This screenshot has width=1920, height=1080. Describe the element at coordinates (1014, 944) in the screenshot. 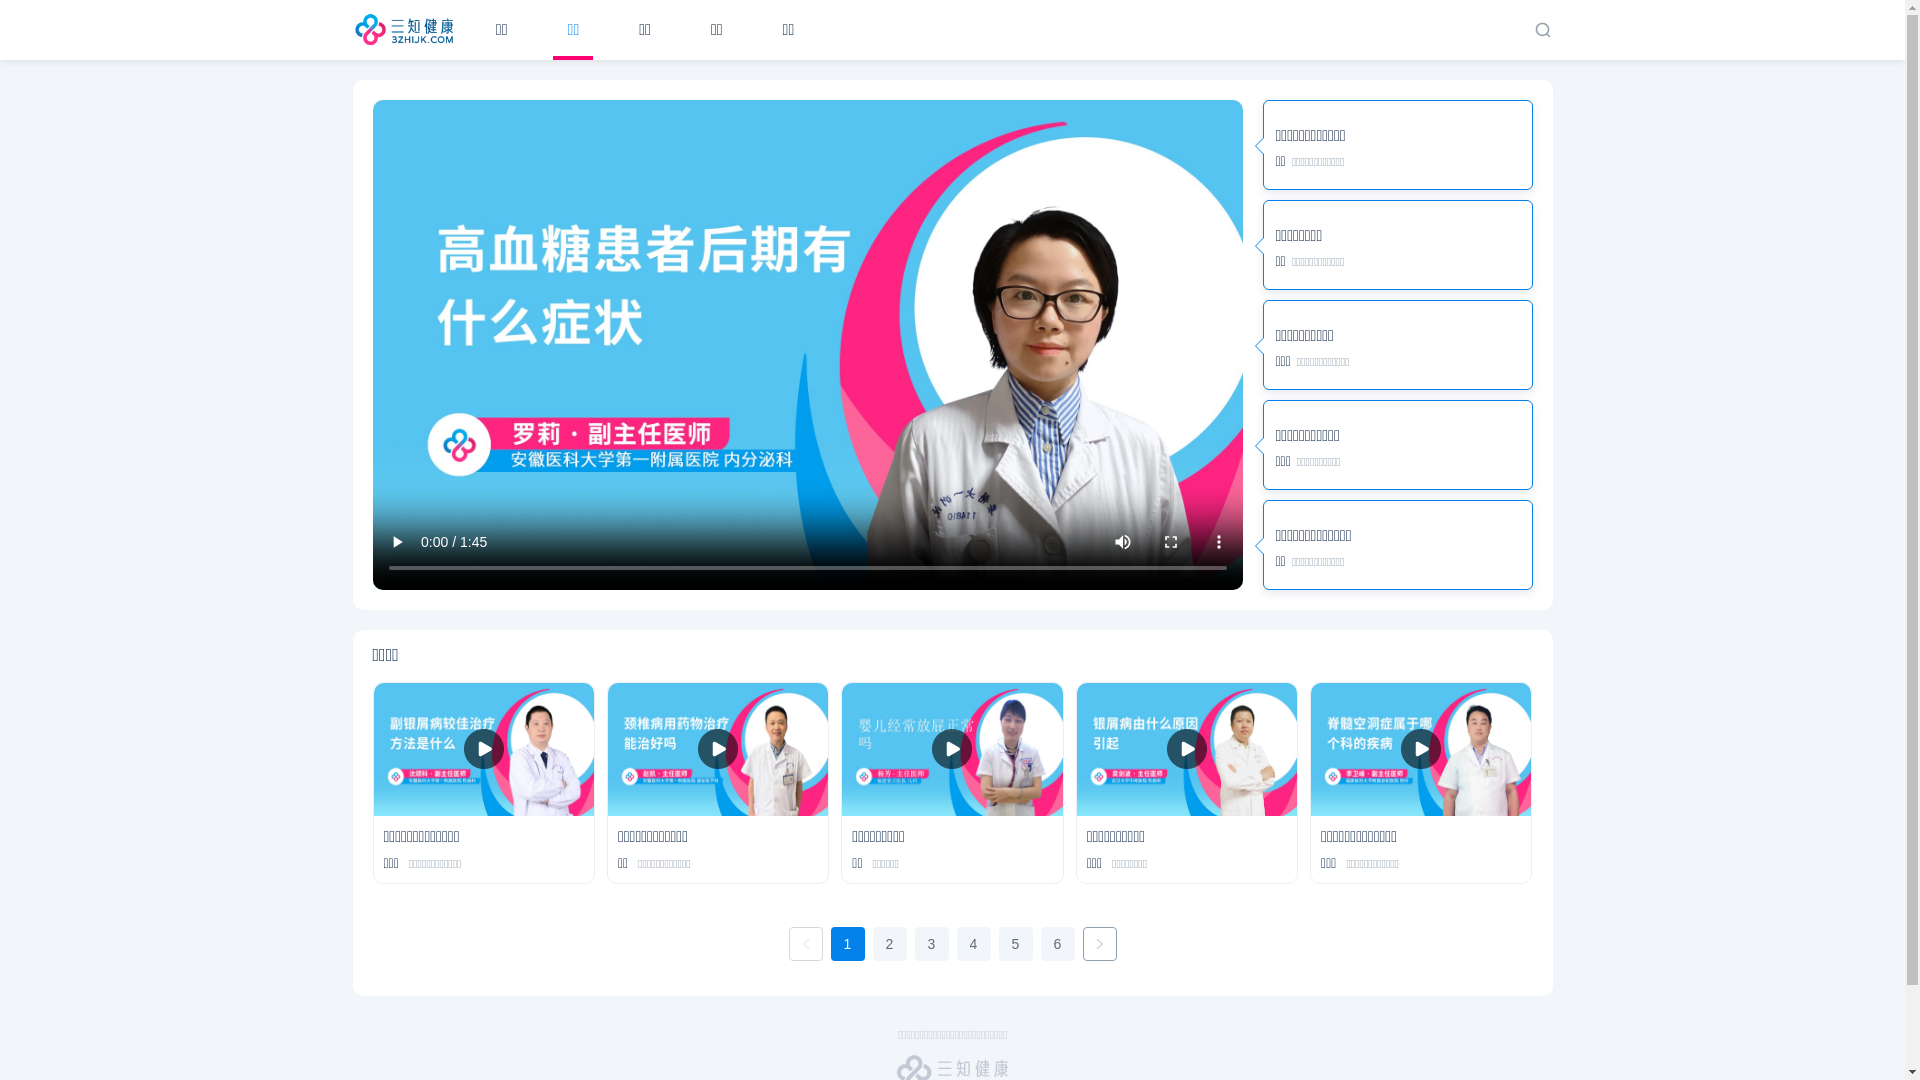

I see `'5'` at that location.